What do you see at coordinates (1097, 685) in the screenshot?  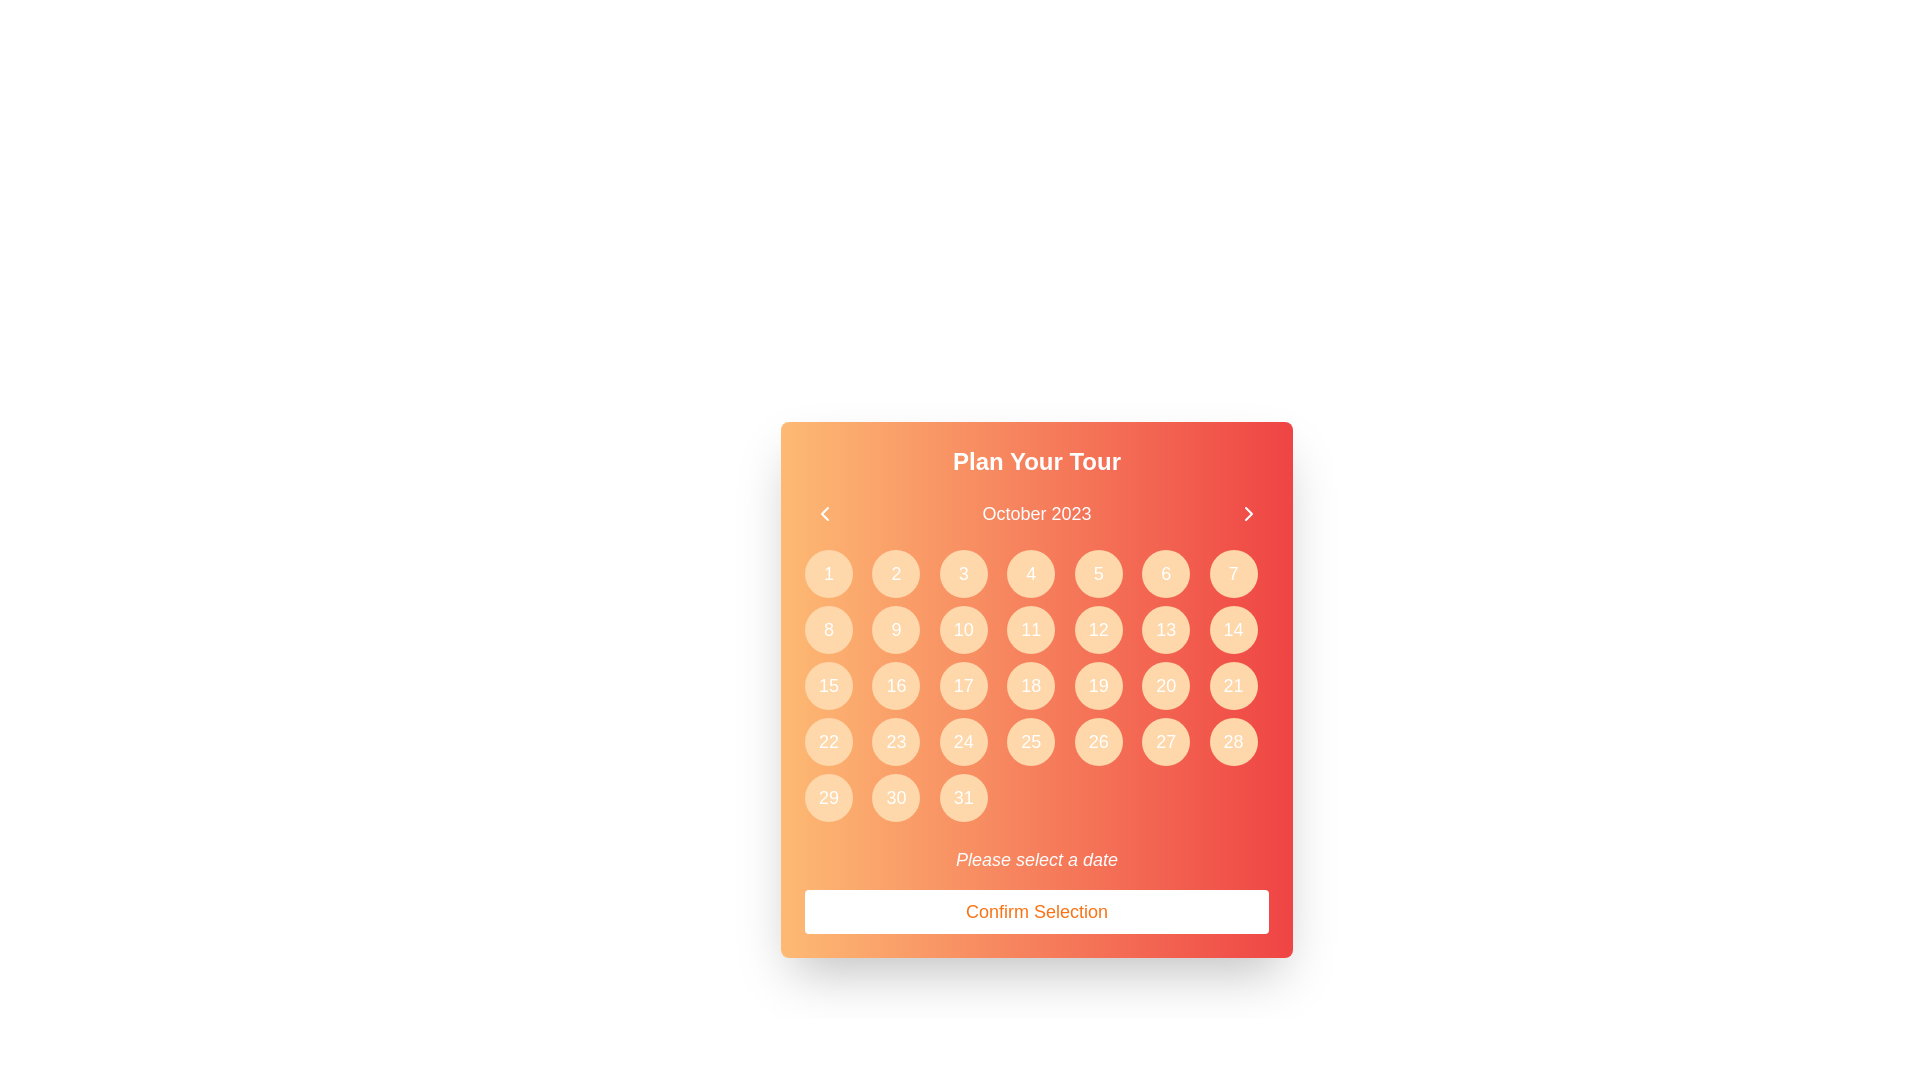 I see `the circular button with an orange background and the text '19' in white` at bounding box center [1097, 685].